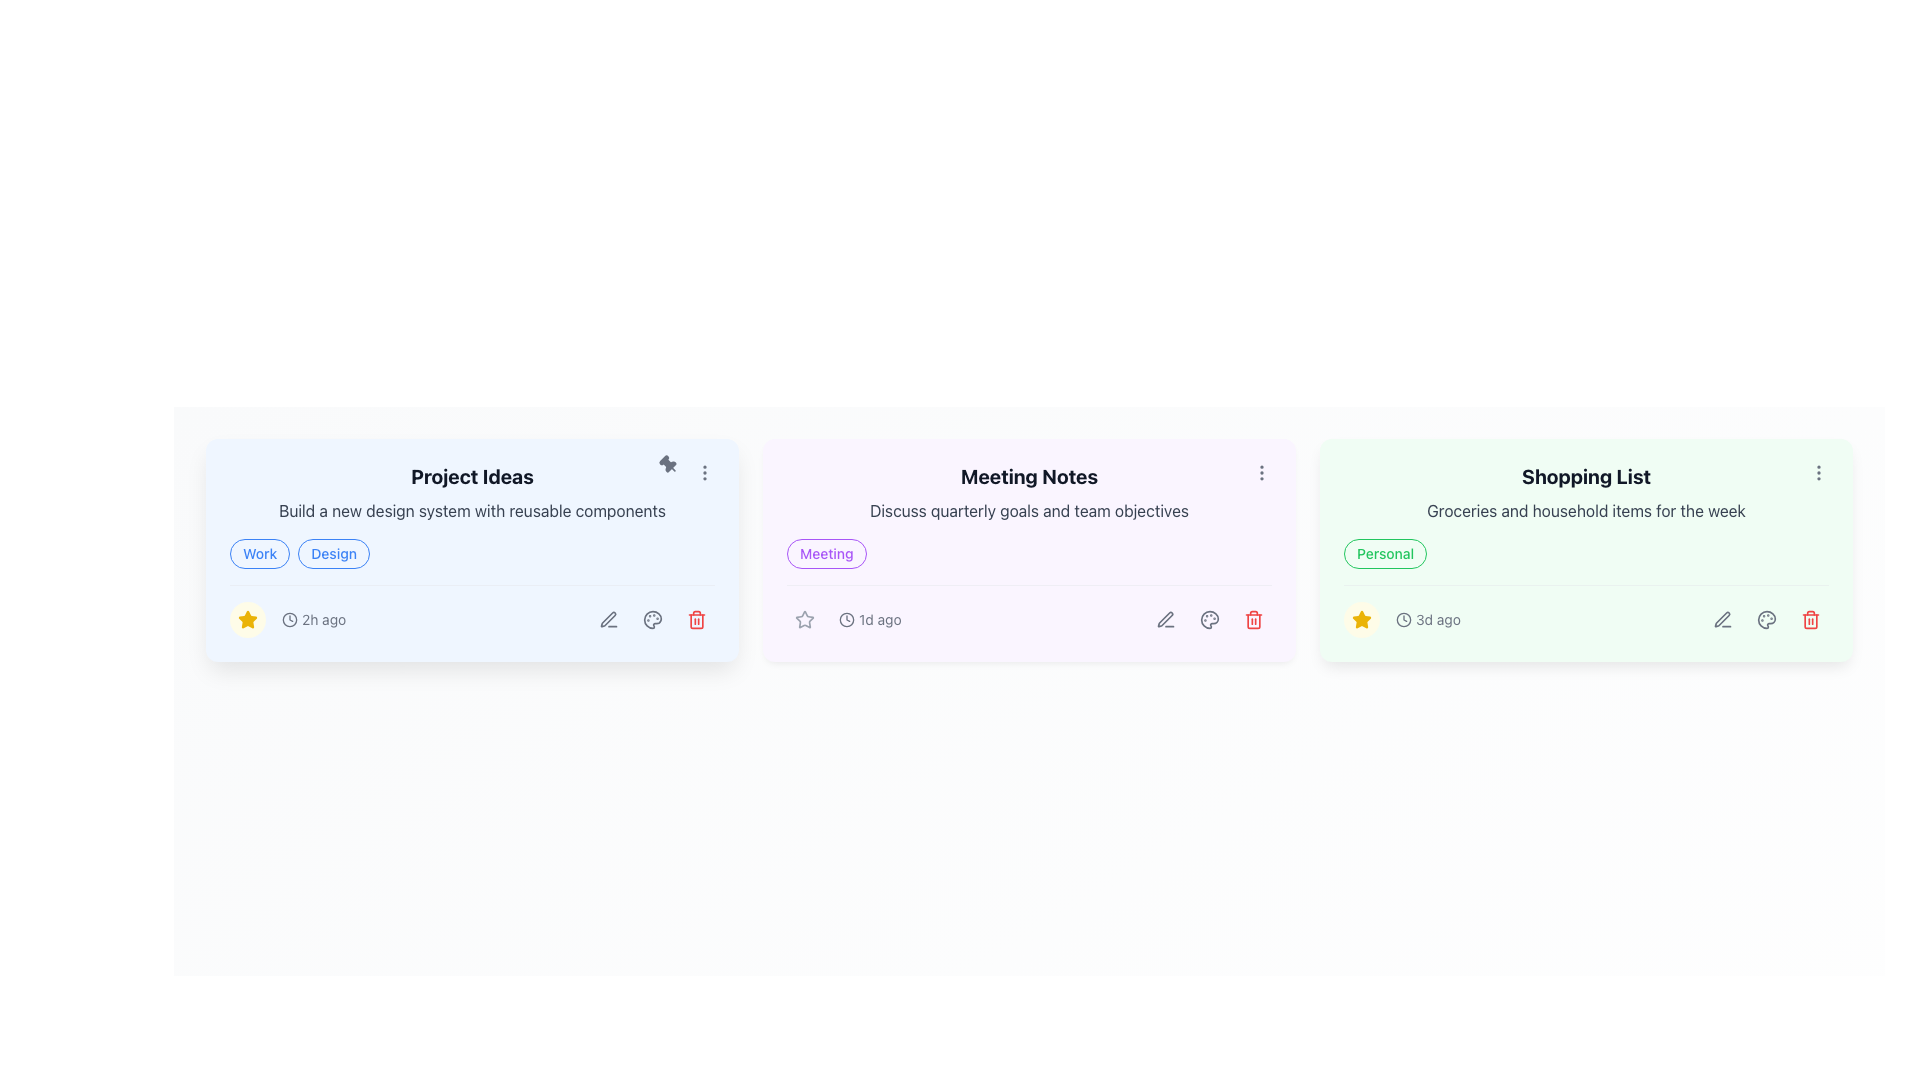 The image size is (1920, 1080). I want to click on the graphical icon resembling a palette, which is part of the action button group at the lower section of the 'Project Ideas' card, so click(652, 619).